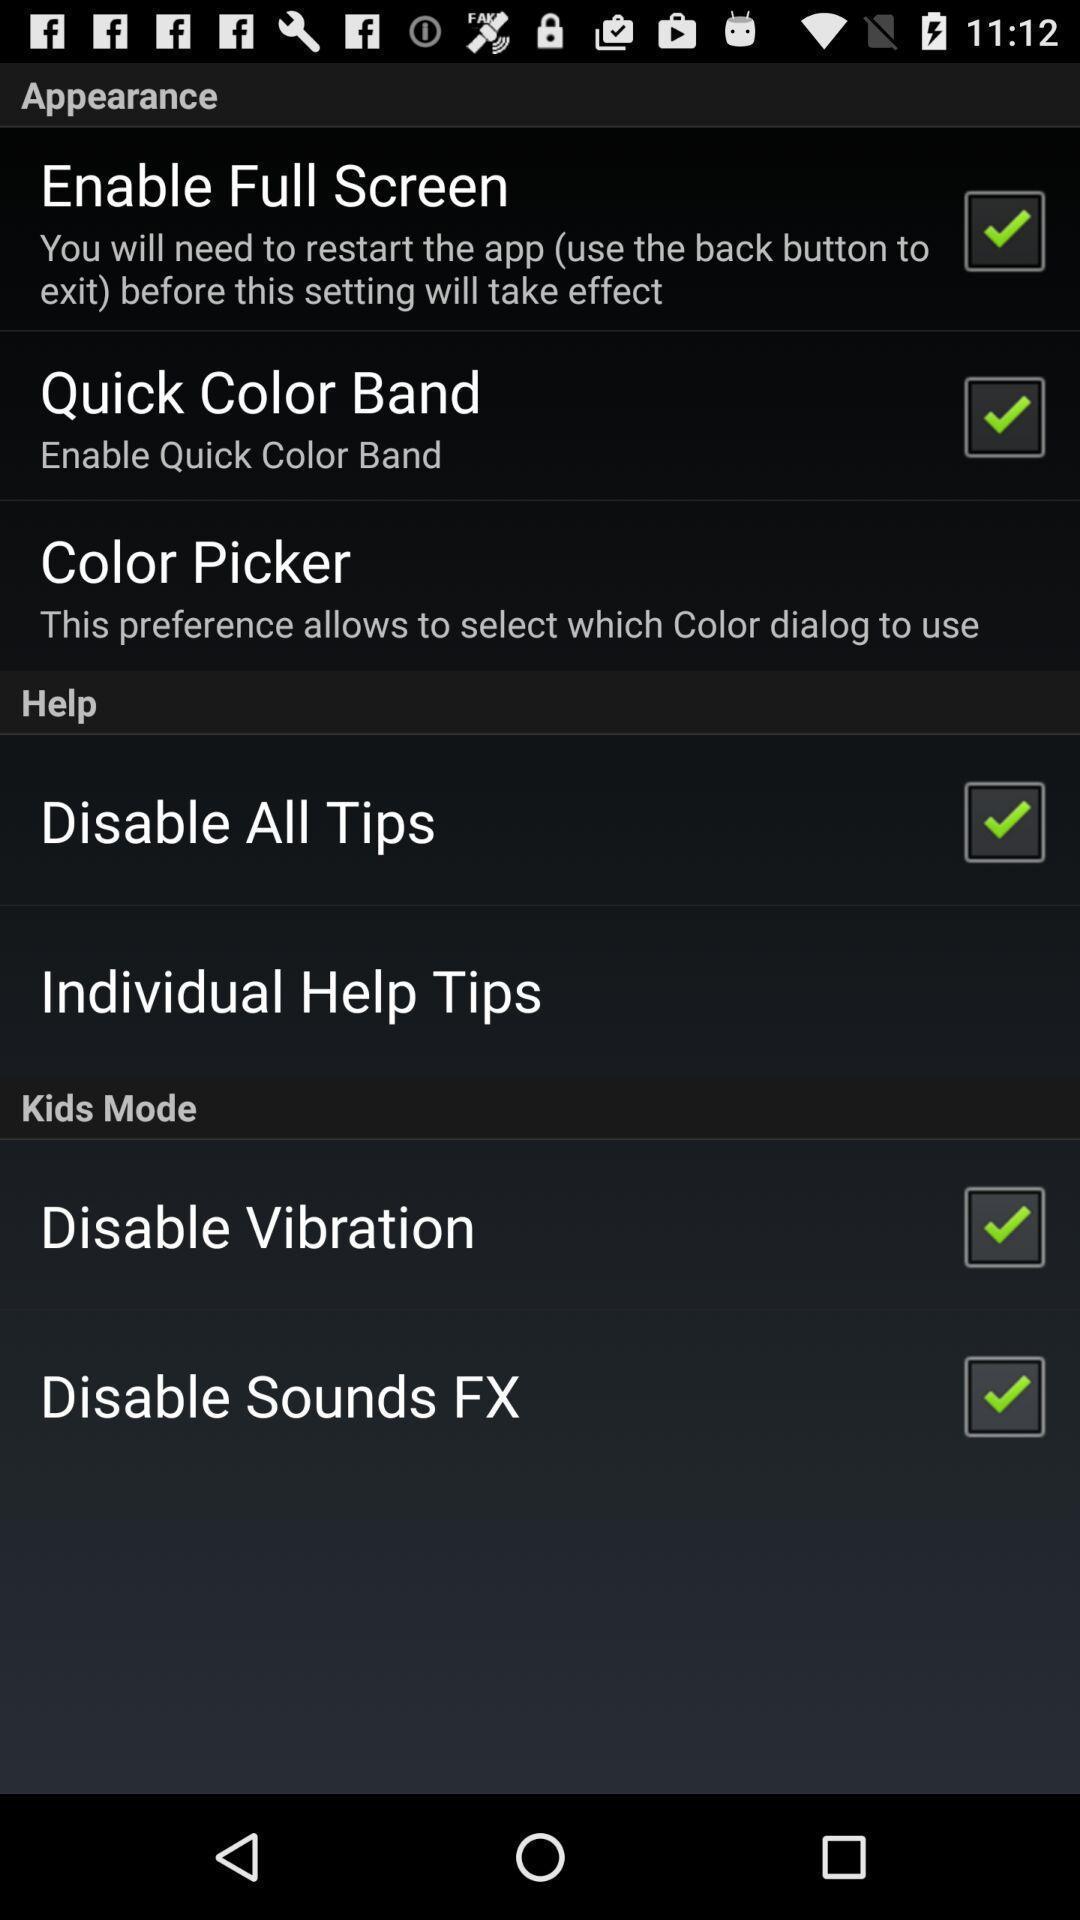 This screenshot has height=1920, width=1080. Describe the element at coordinates (195, 559) in the screenshot. I see `color picker app` at that location.